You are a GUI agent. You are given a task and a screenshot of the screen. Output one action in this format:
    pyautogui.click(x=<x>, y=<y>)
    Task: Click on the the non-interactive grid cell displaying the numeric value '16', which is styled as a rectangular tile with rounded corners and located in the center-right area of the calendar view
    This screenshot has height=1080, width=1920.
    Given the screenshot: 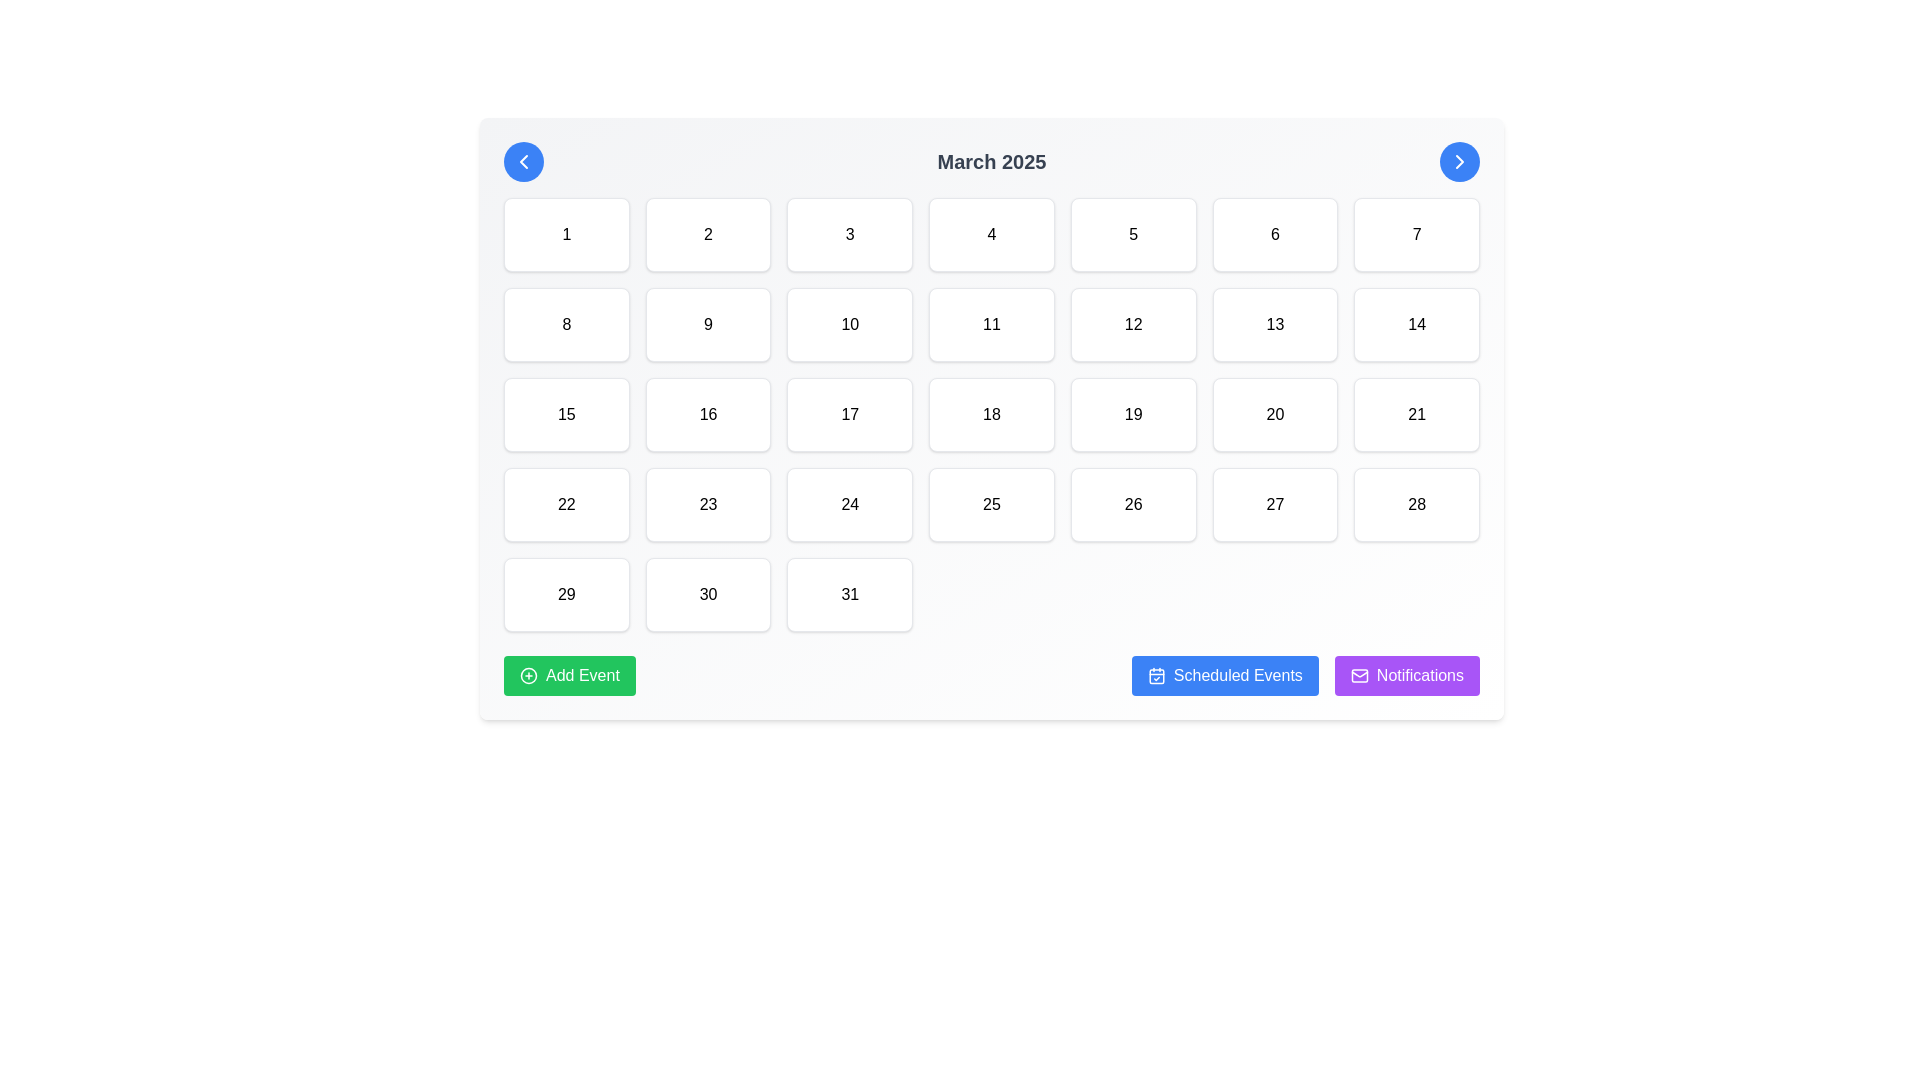 What is the action you would take?
    pyautogui.click(x=708, y=414)
    